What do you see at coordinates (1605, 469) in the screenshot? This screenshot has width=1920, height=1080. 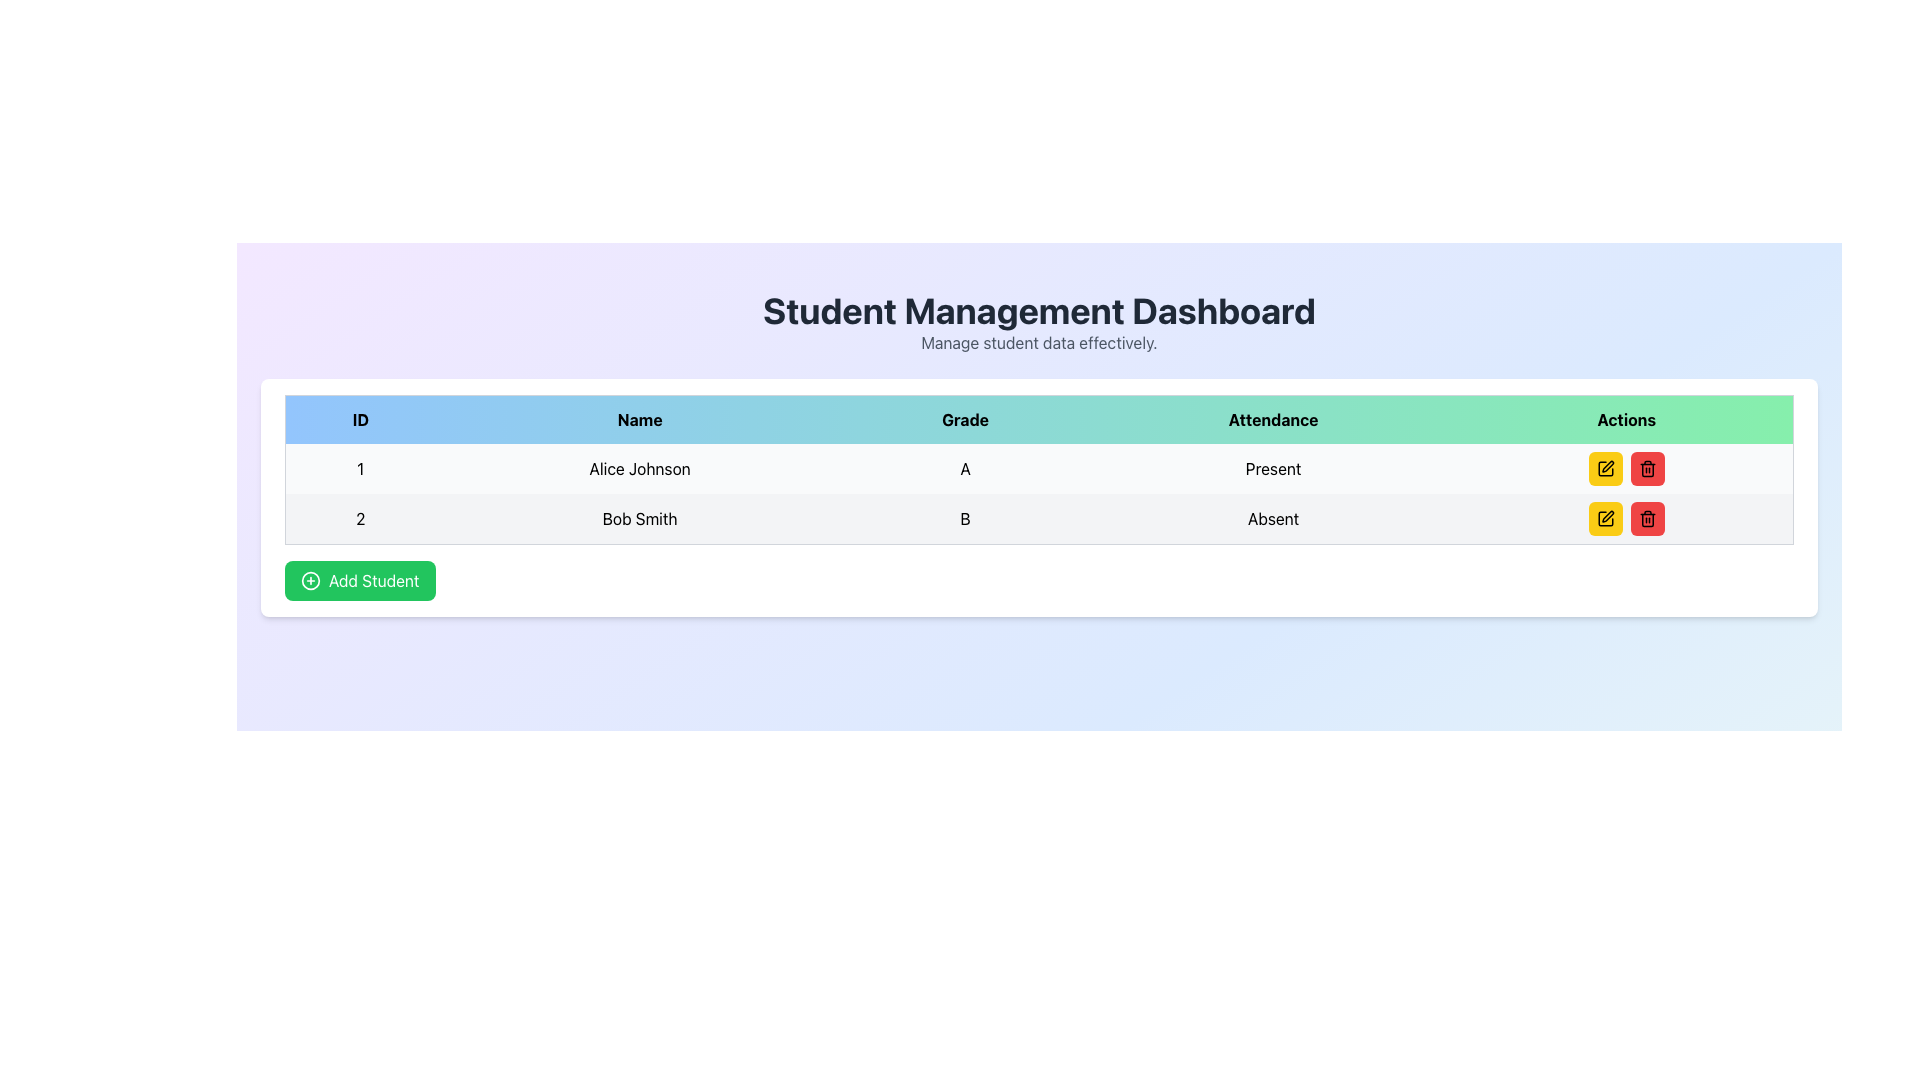 I see `the edit icon represented by a graphical vector within the SVG located in the 'Actions' column of the second row of the table, positioned to the left of the red delete button` at bounding box center [1605, 469].